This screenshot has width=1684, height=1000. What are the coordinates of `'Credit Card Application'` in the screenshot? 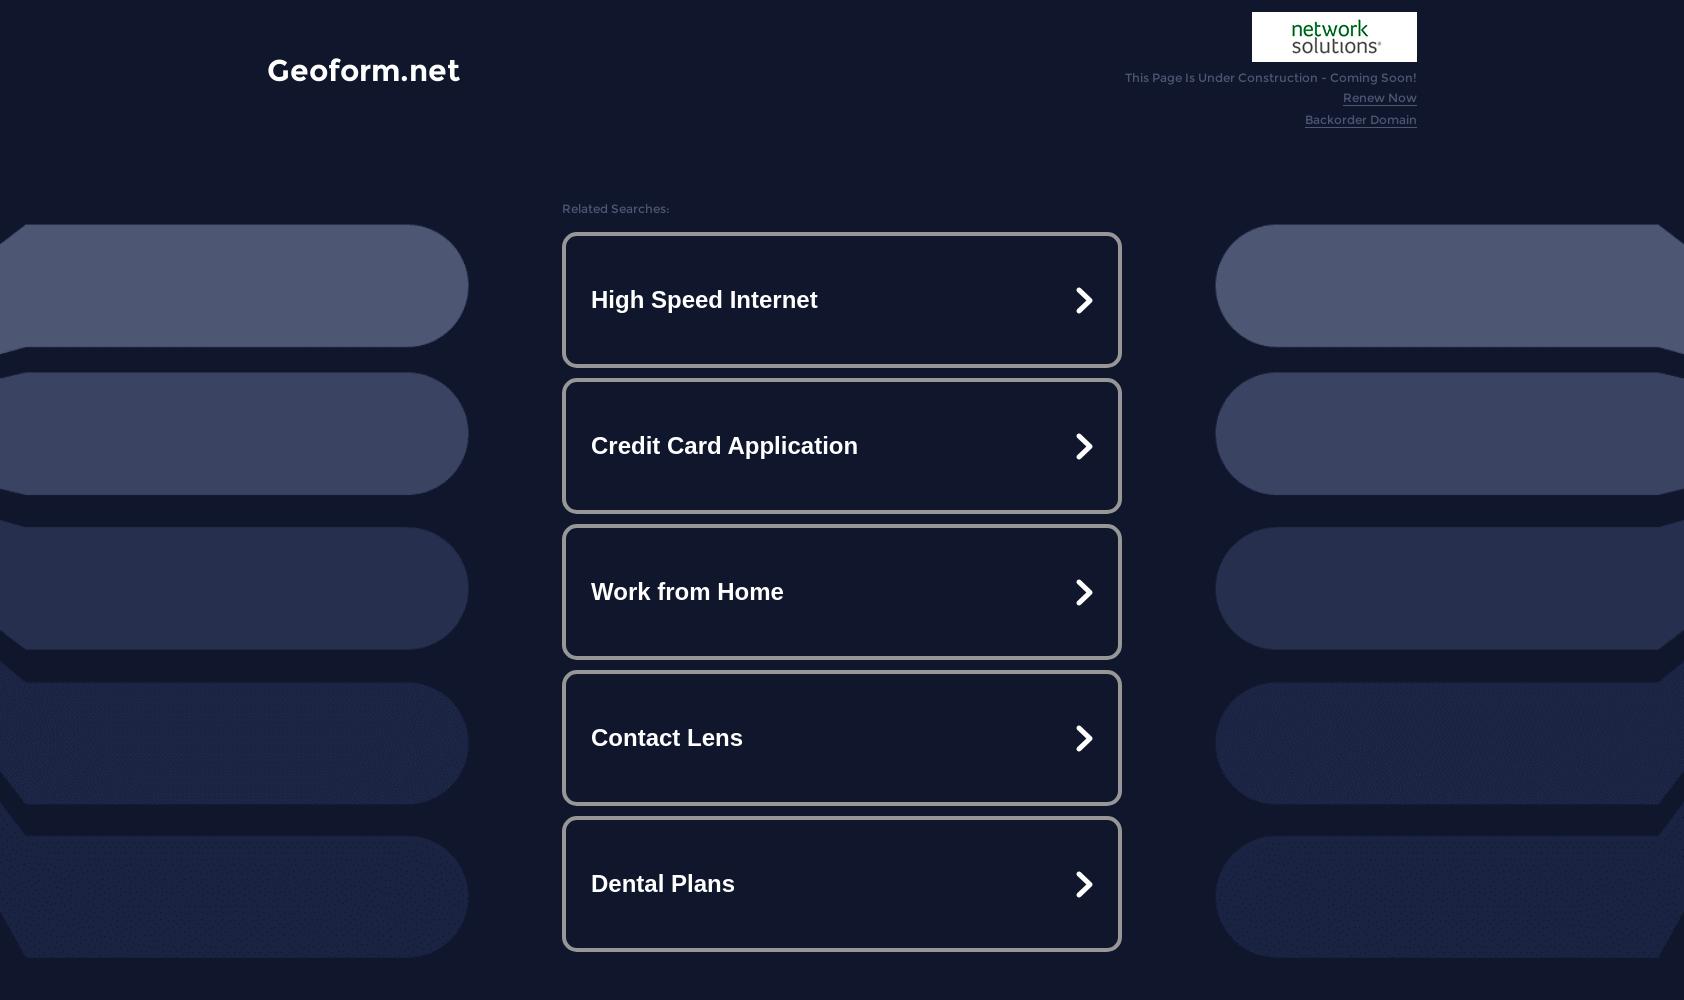 It's located at (724, 444).